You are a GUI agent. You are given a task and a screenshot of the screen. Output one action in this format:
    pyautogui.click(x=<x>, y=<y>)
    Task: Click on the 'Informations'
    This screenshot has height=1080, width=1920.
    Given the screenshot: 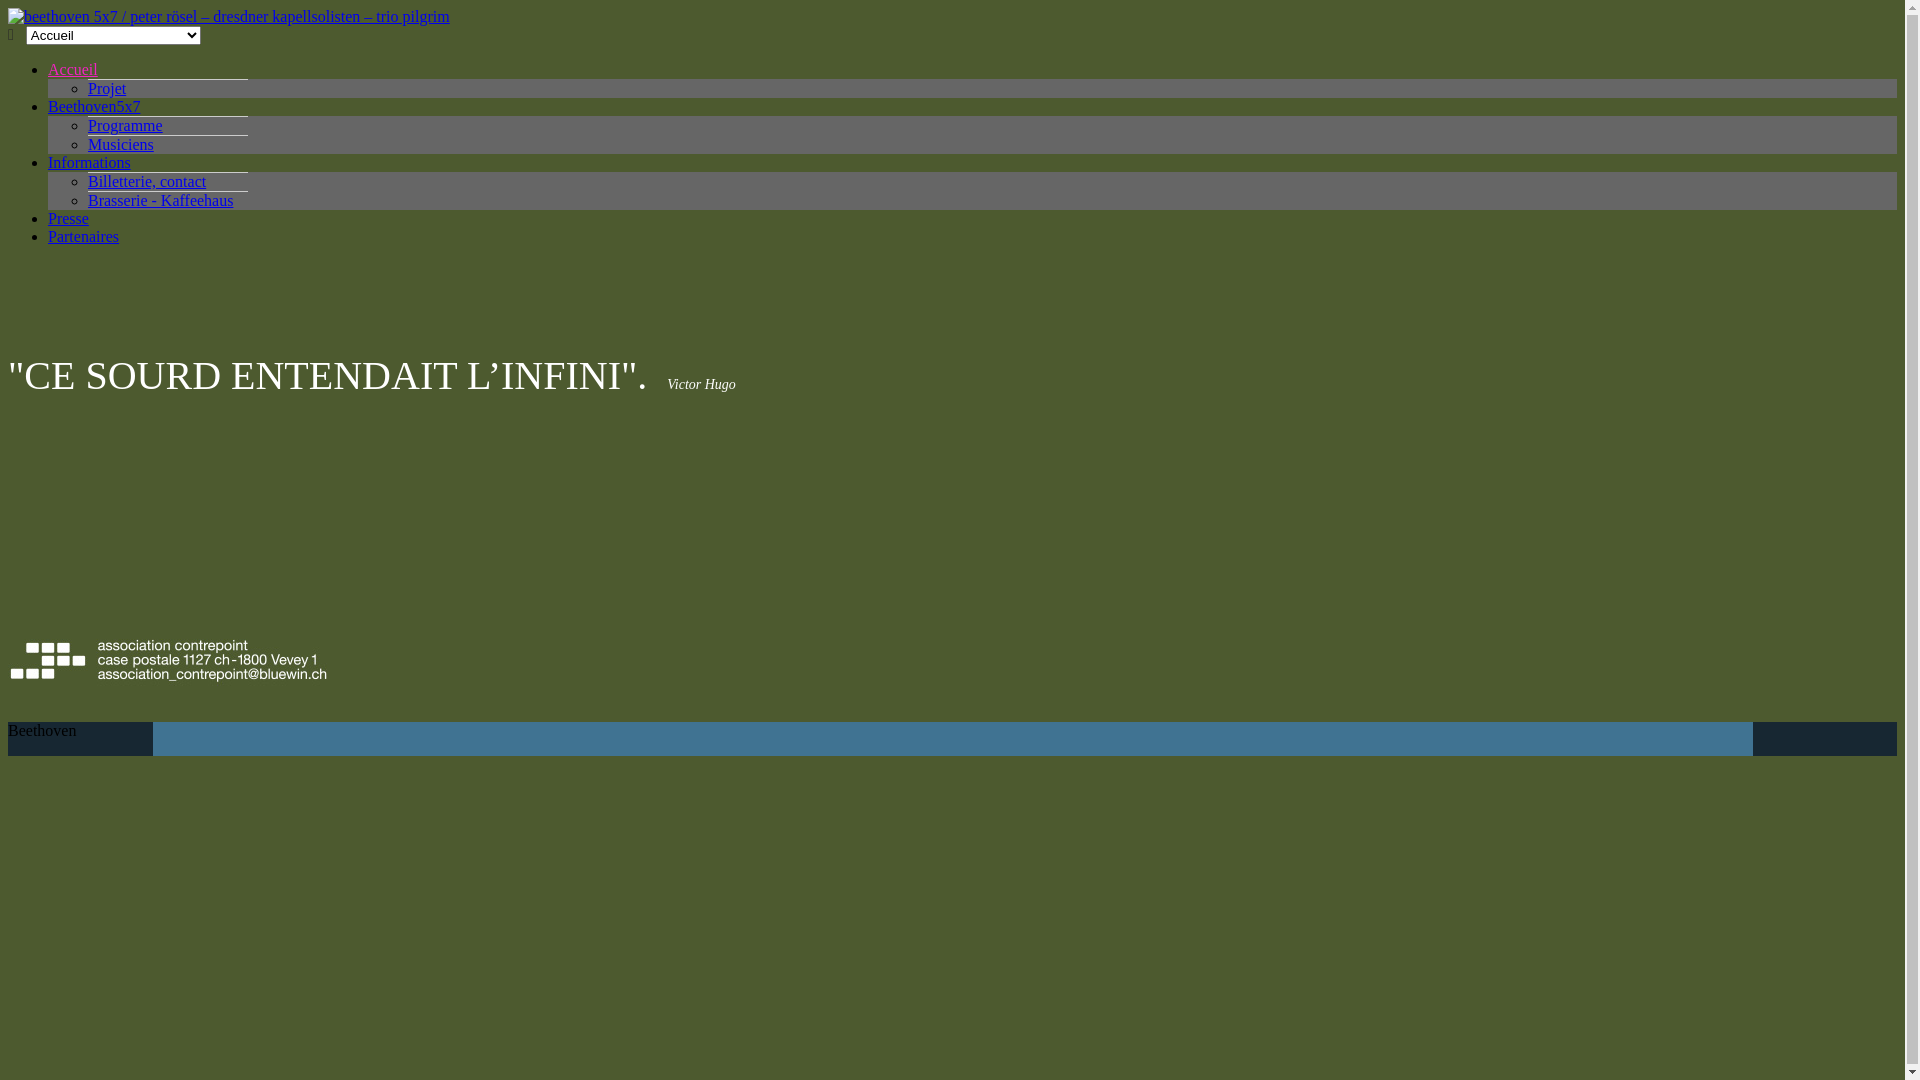 What is the action you would take?
    pyautogui.click(x=88, y=161)
    